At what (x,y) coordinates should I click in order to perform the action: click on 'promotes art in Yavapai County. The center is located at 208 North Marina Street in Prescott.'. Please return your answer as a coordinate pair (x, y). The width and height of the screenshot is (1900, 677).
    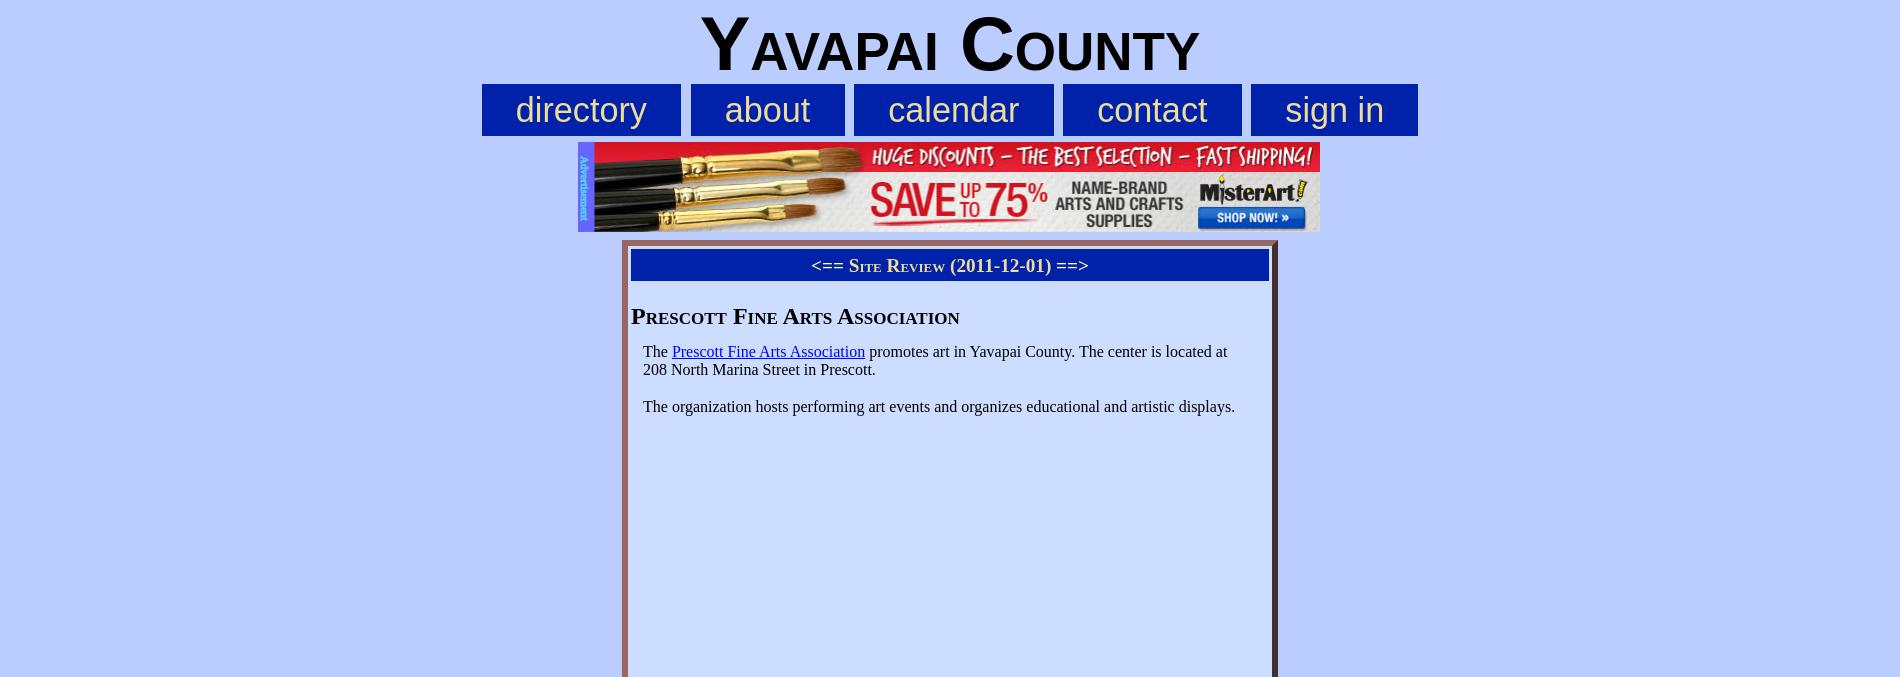
    Looking at the image, I should click on (642, 360).